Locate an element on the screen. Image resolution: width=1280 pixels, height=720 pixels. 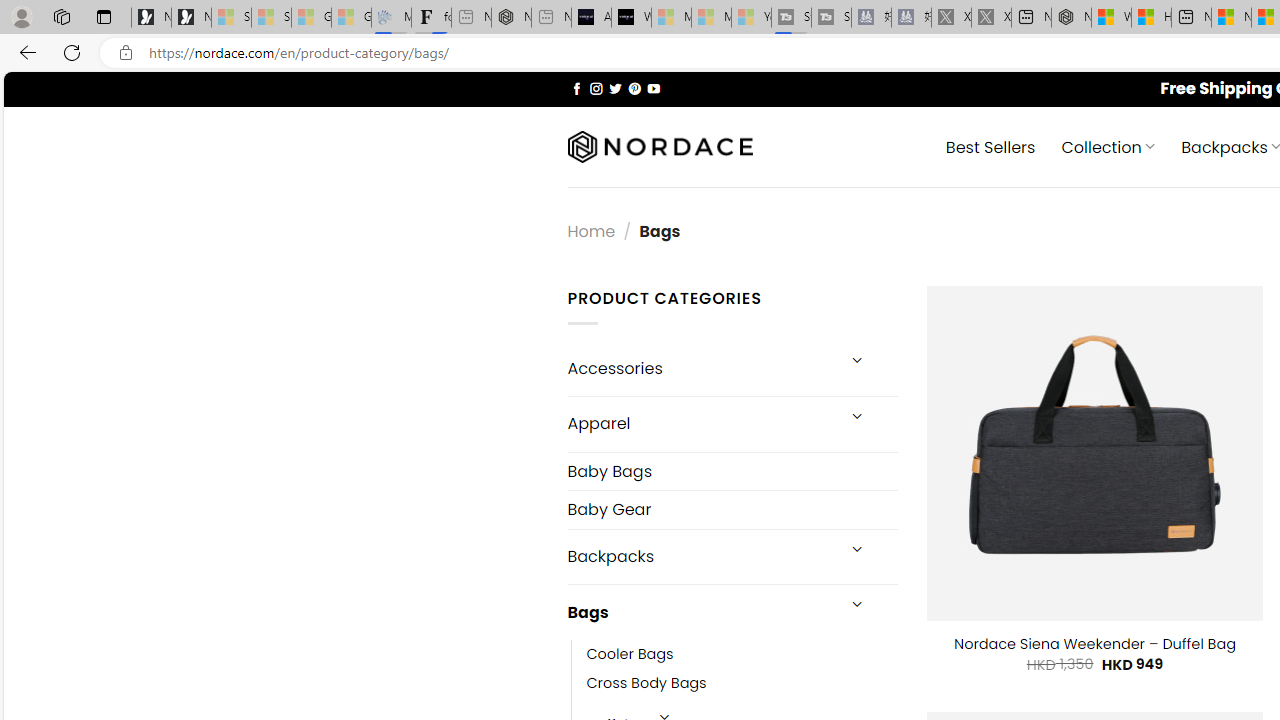
'Apparel' is located at coordinates (700, 422).